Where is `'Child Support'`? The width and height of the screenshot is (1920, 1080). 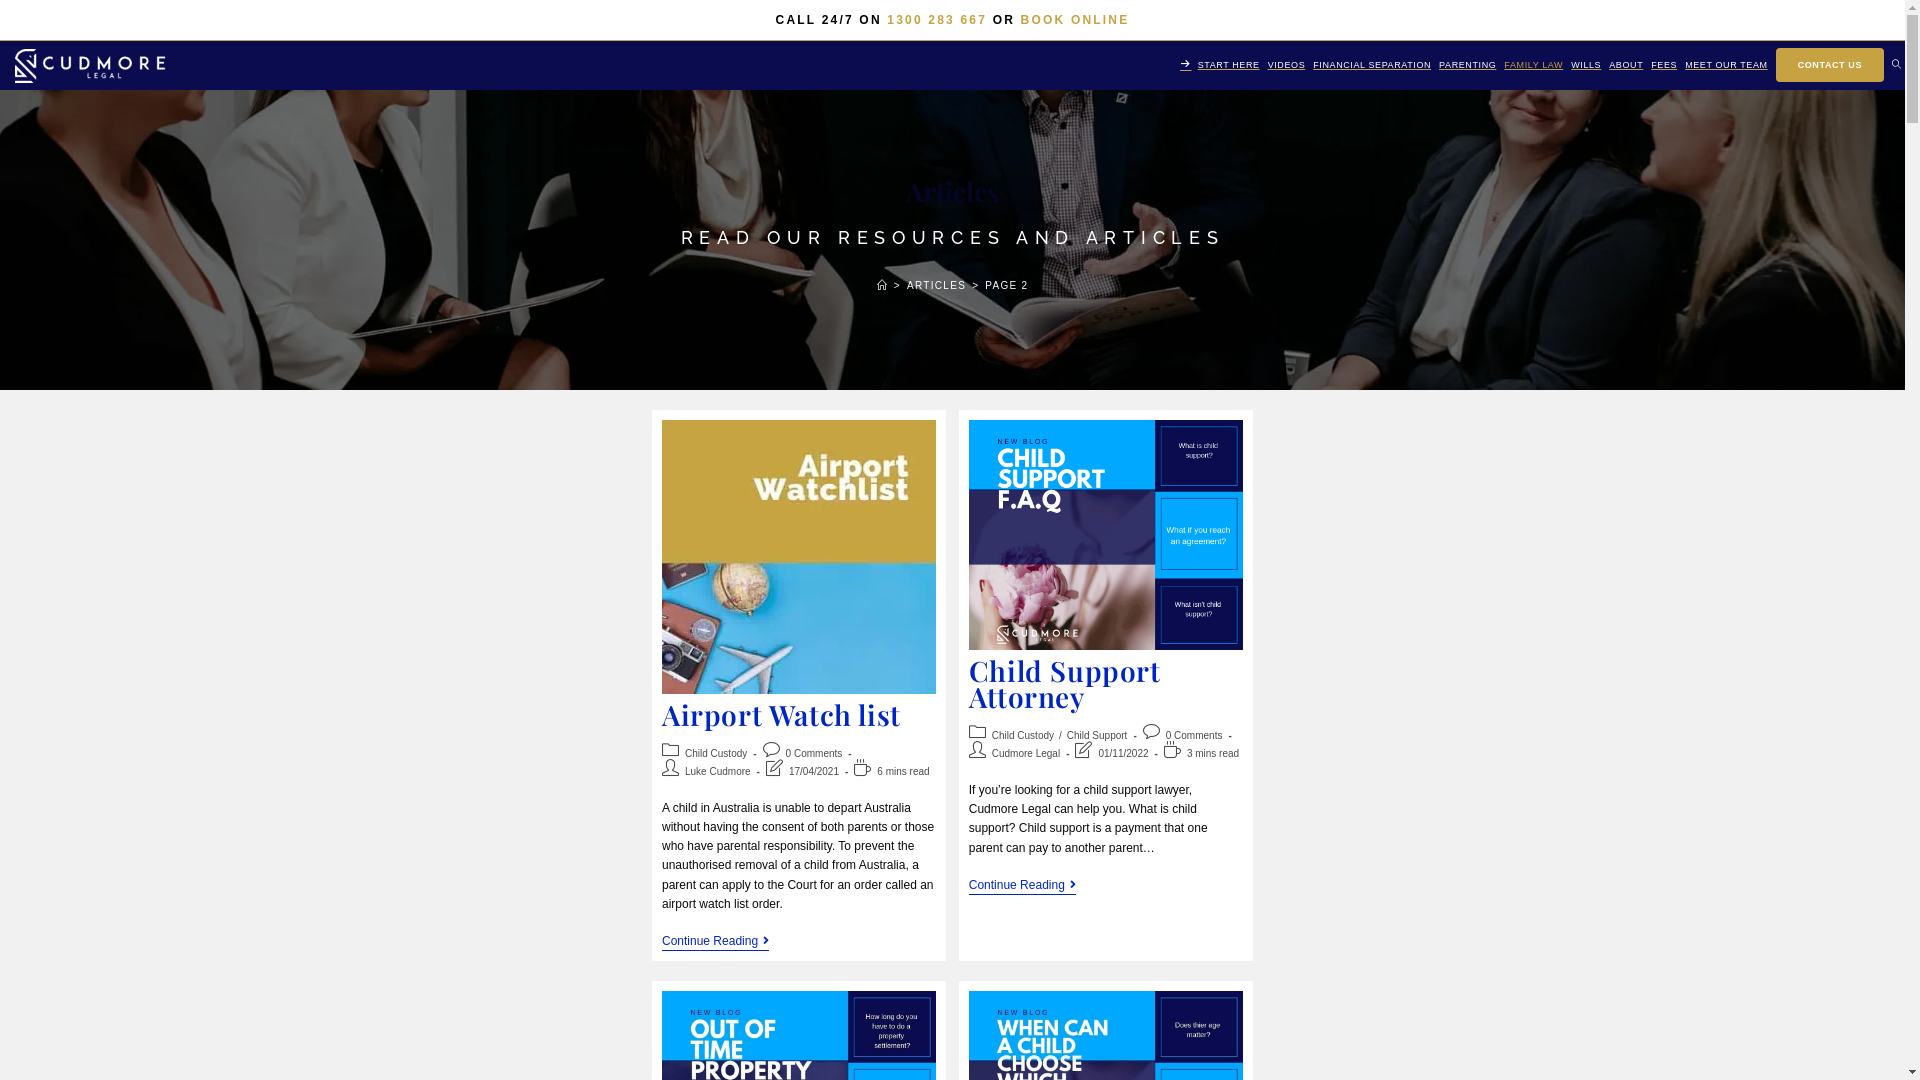
'Child Support' is located at coordinates (1096, 735).